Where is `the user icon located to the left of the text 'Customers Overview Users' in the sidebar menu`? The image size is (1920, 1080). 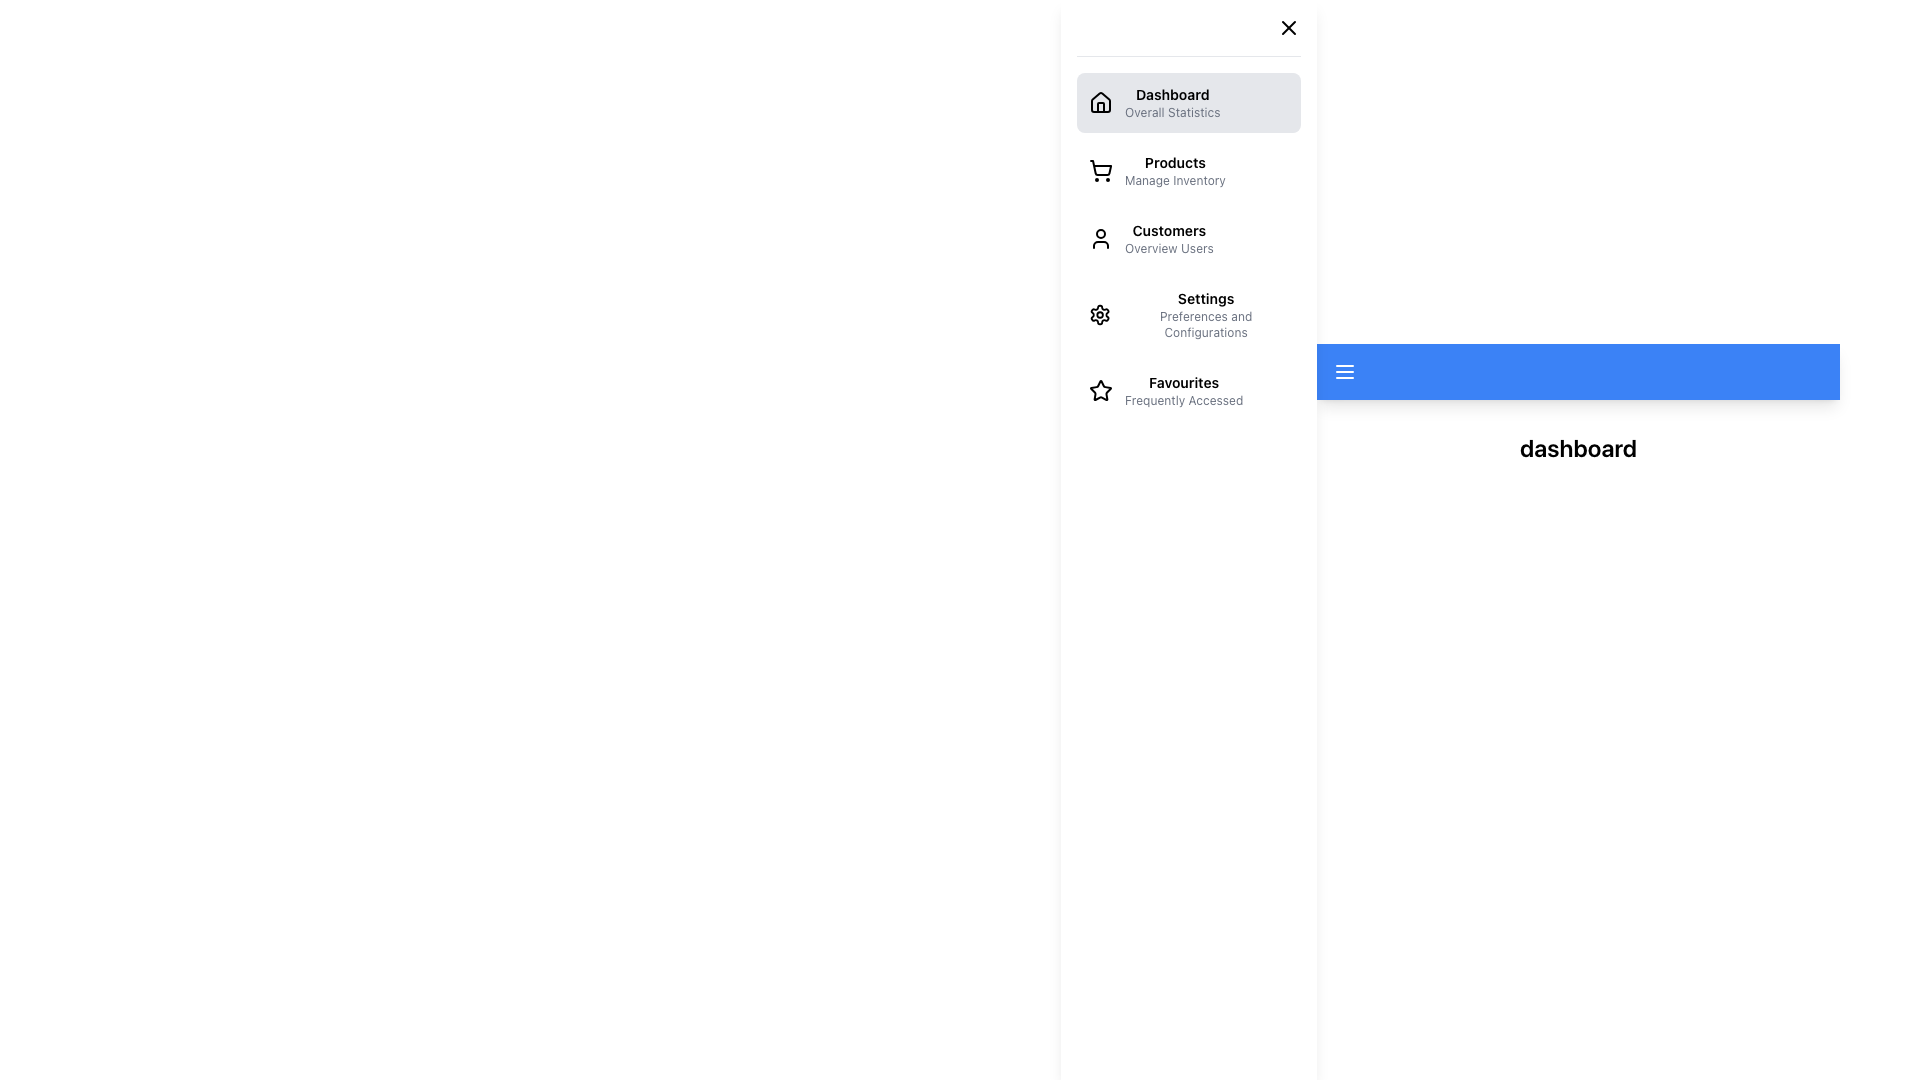 the user icon located to the left of the text 'Customers Overview Users' in the sidebar menu is located at coordinates (1099, 238).